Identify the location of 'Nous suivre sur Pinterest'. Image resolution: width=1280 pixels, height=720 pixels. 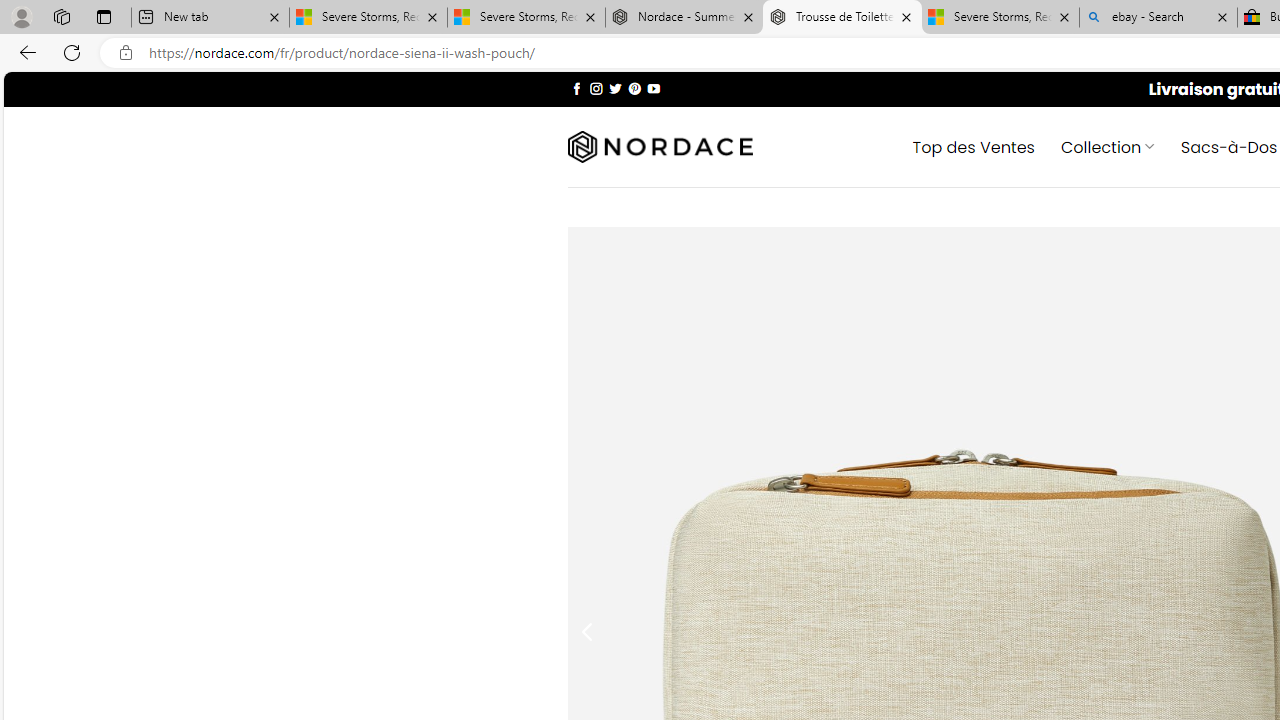
(633, 87).